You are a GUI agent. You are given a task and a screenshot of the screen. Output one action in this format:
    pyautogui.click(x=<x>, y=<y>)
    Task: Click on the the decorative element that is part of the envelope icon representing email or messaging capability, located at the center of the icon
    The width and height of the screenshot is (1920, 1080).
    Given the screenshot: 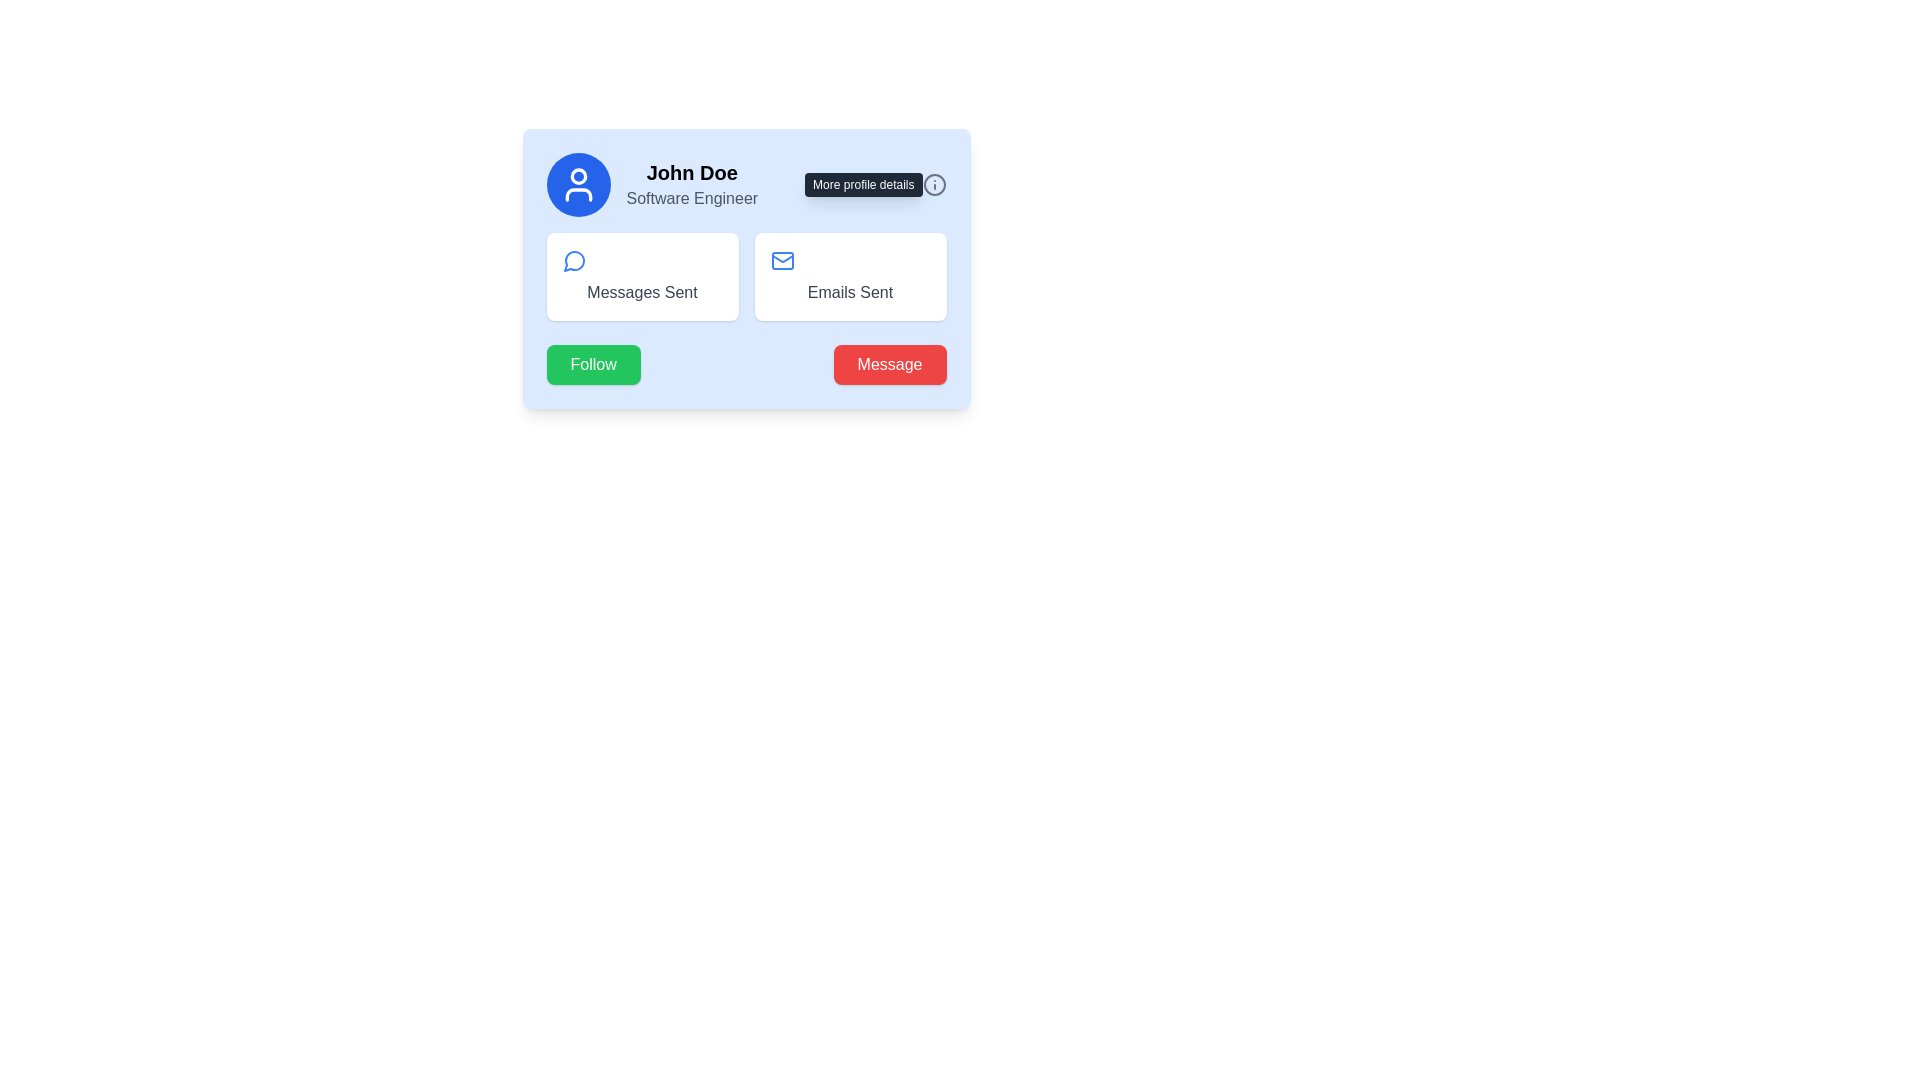 What is the action you would take?
    pyautogui.click(x=781, y=260)
    